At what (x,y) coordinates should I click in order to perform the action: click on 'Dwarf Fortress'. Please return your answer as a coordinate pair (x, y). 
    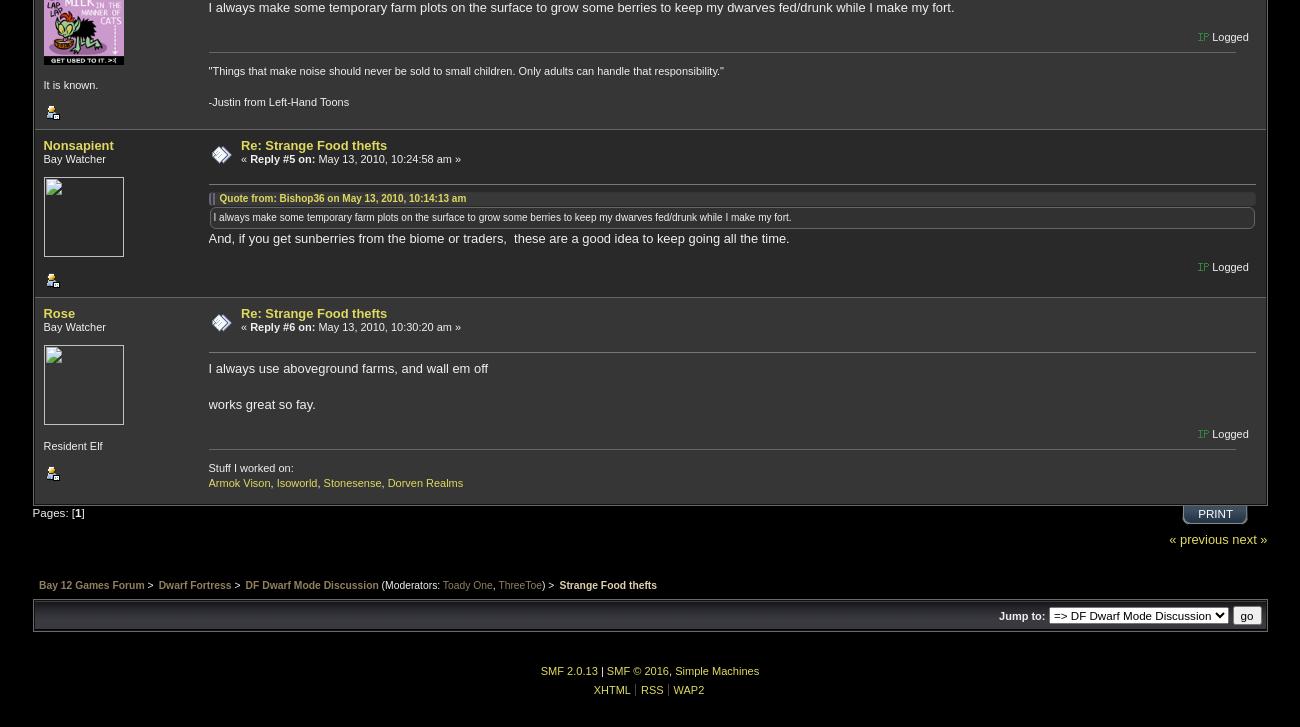
    Looking at the image, I should click on (194, 583).